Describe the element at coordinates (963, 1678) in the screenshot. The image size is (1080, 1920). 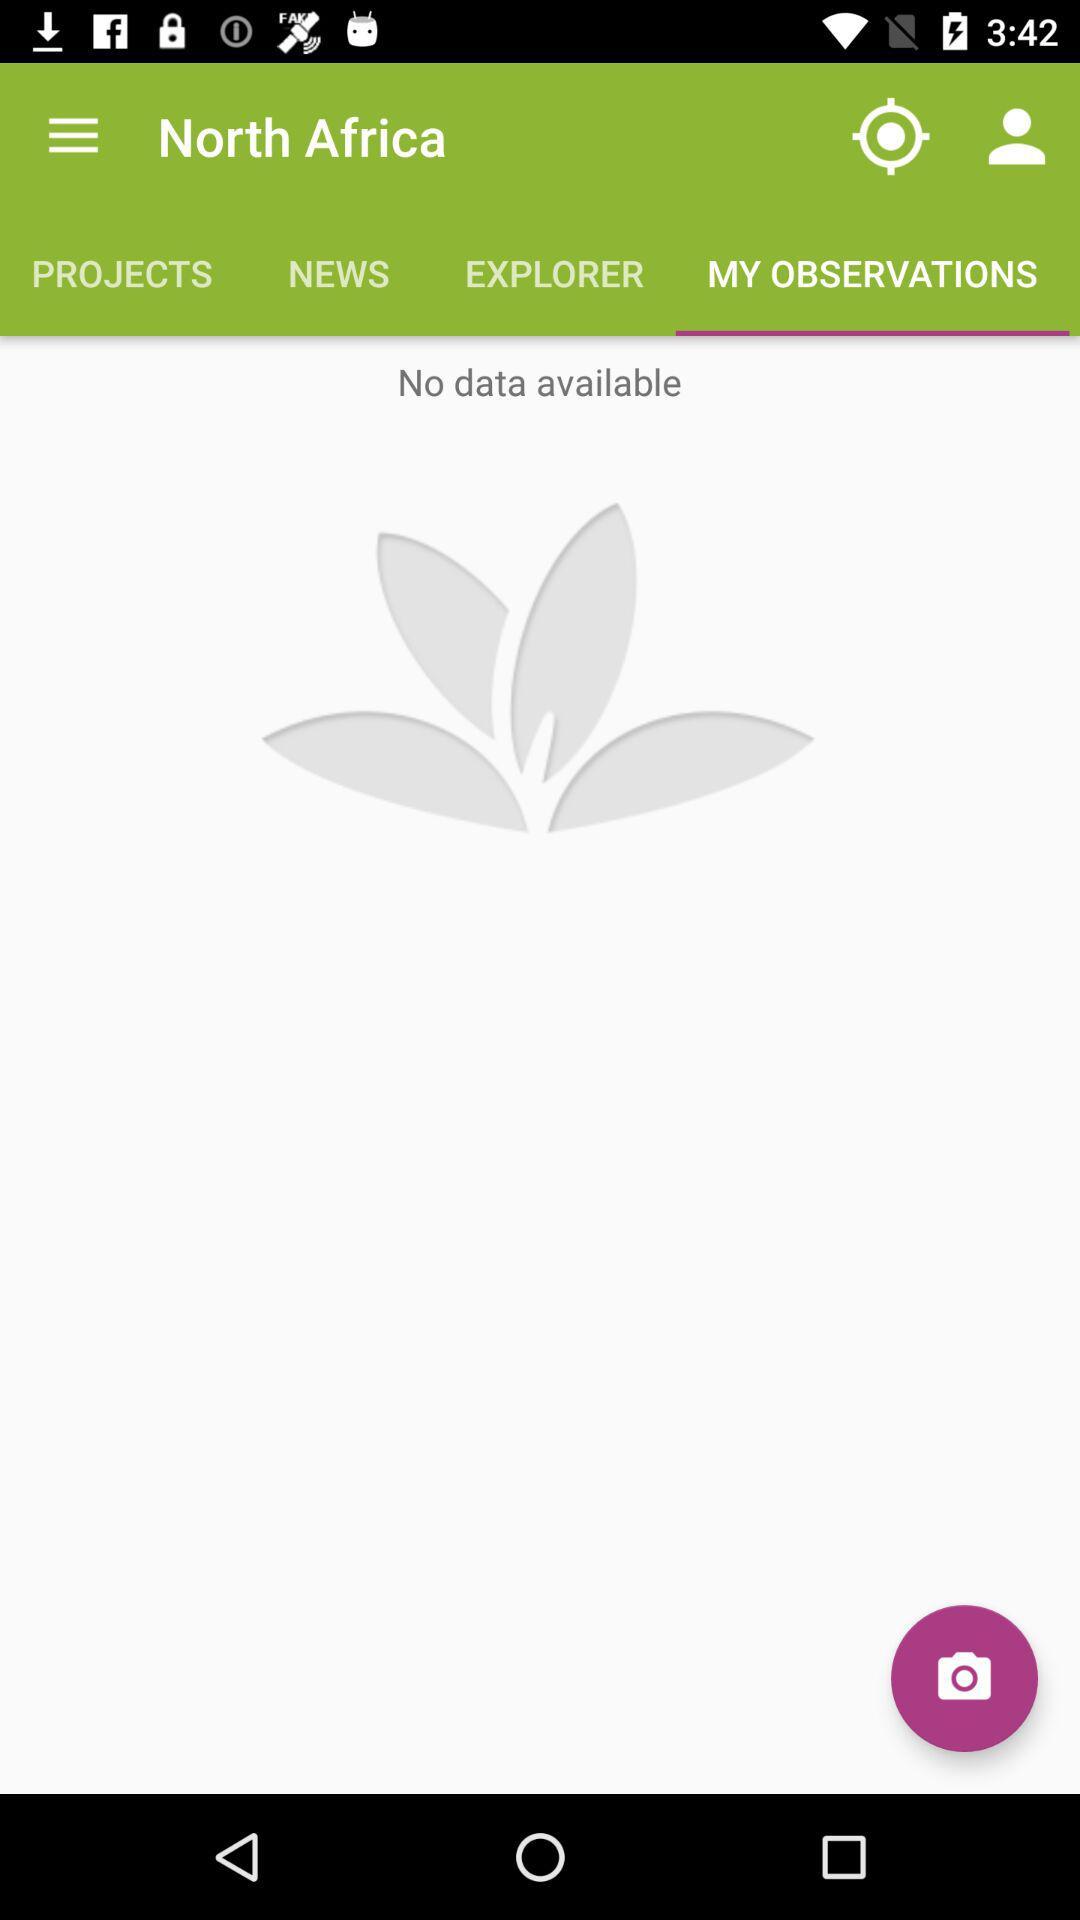
I see `item below my observations` at that location.